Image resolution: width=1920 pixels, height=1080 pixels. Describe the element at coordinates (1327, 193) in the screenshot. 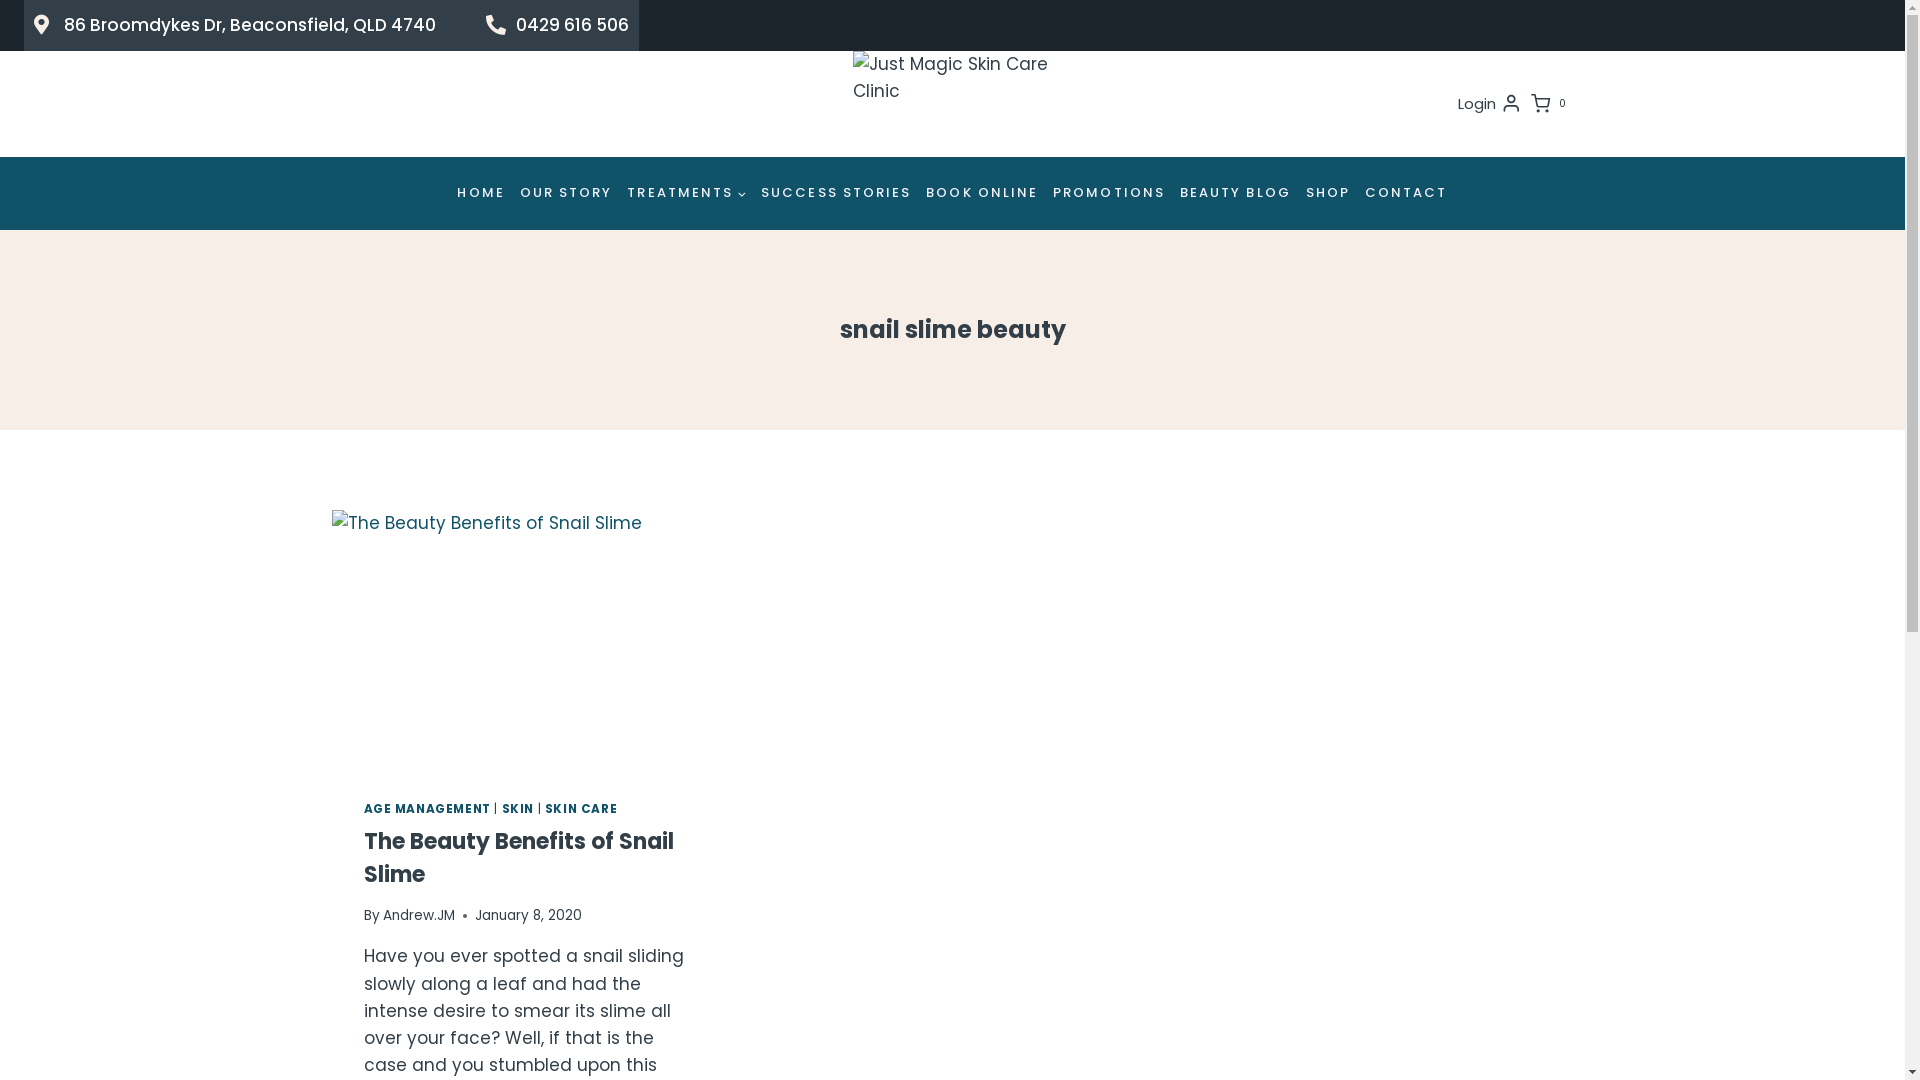

I see `'SHOP'` at that location.